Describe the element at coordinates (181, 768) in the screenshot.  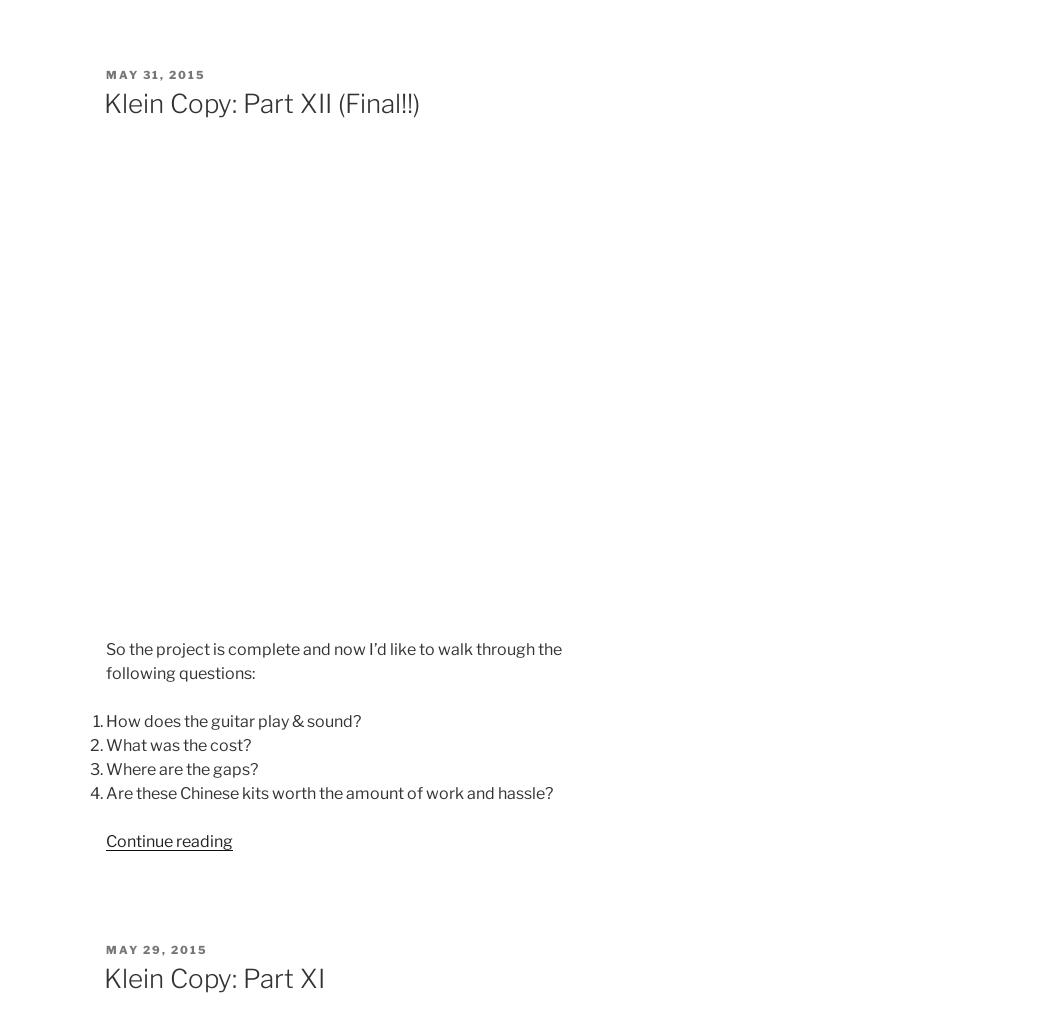
I see `'Where are the gaps?'` at that location.